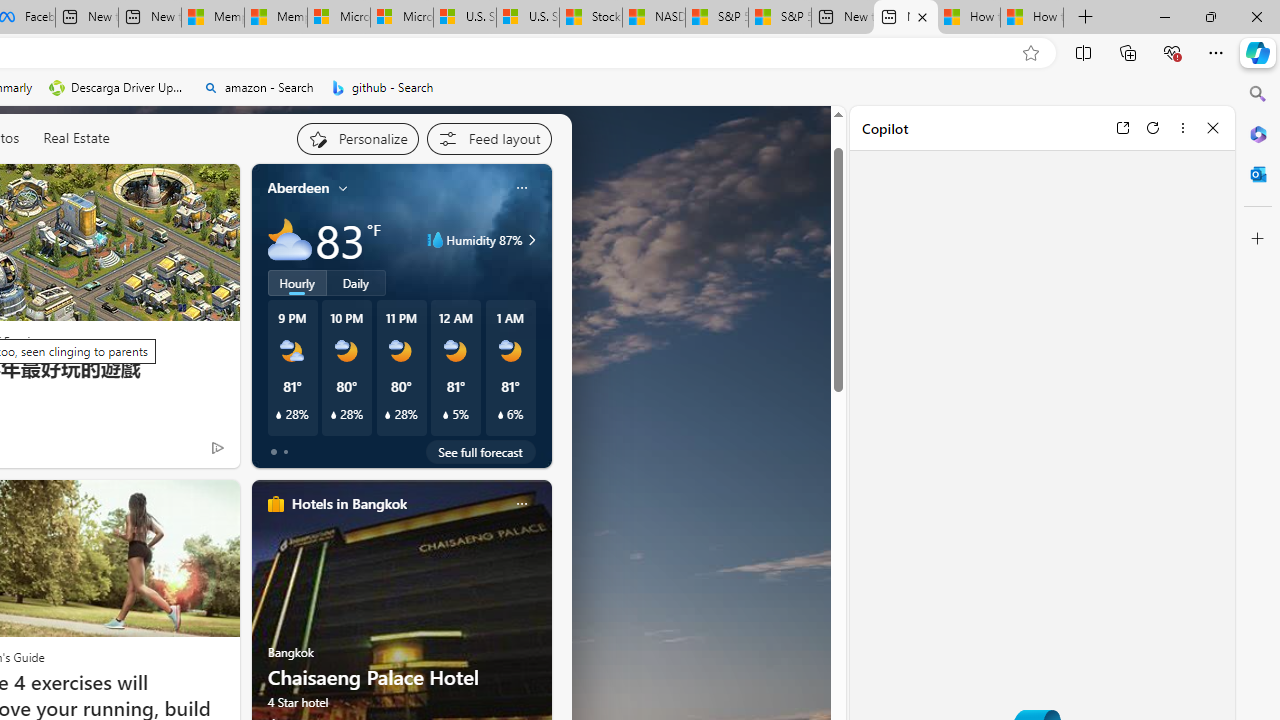  Describe the element at coordinates (288, 239) in the screenshot. I see `'Mostly cloudy'` at that location.